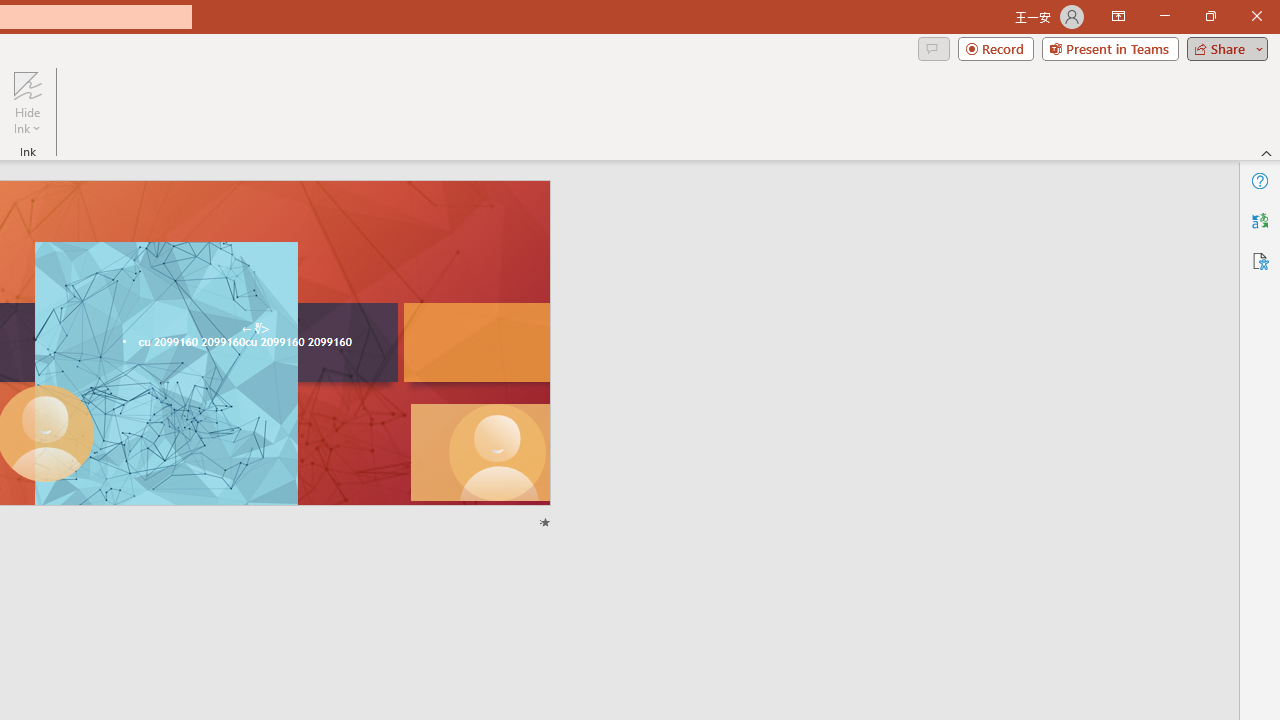  I want to click on 'Present in Teams', so click(1109, 47).